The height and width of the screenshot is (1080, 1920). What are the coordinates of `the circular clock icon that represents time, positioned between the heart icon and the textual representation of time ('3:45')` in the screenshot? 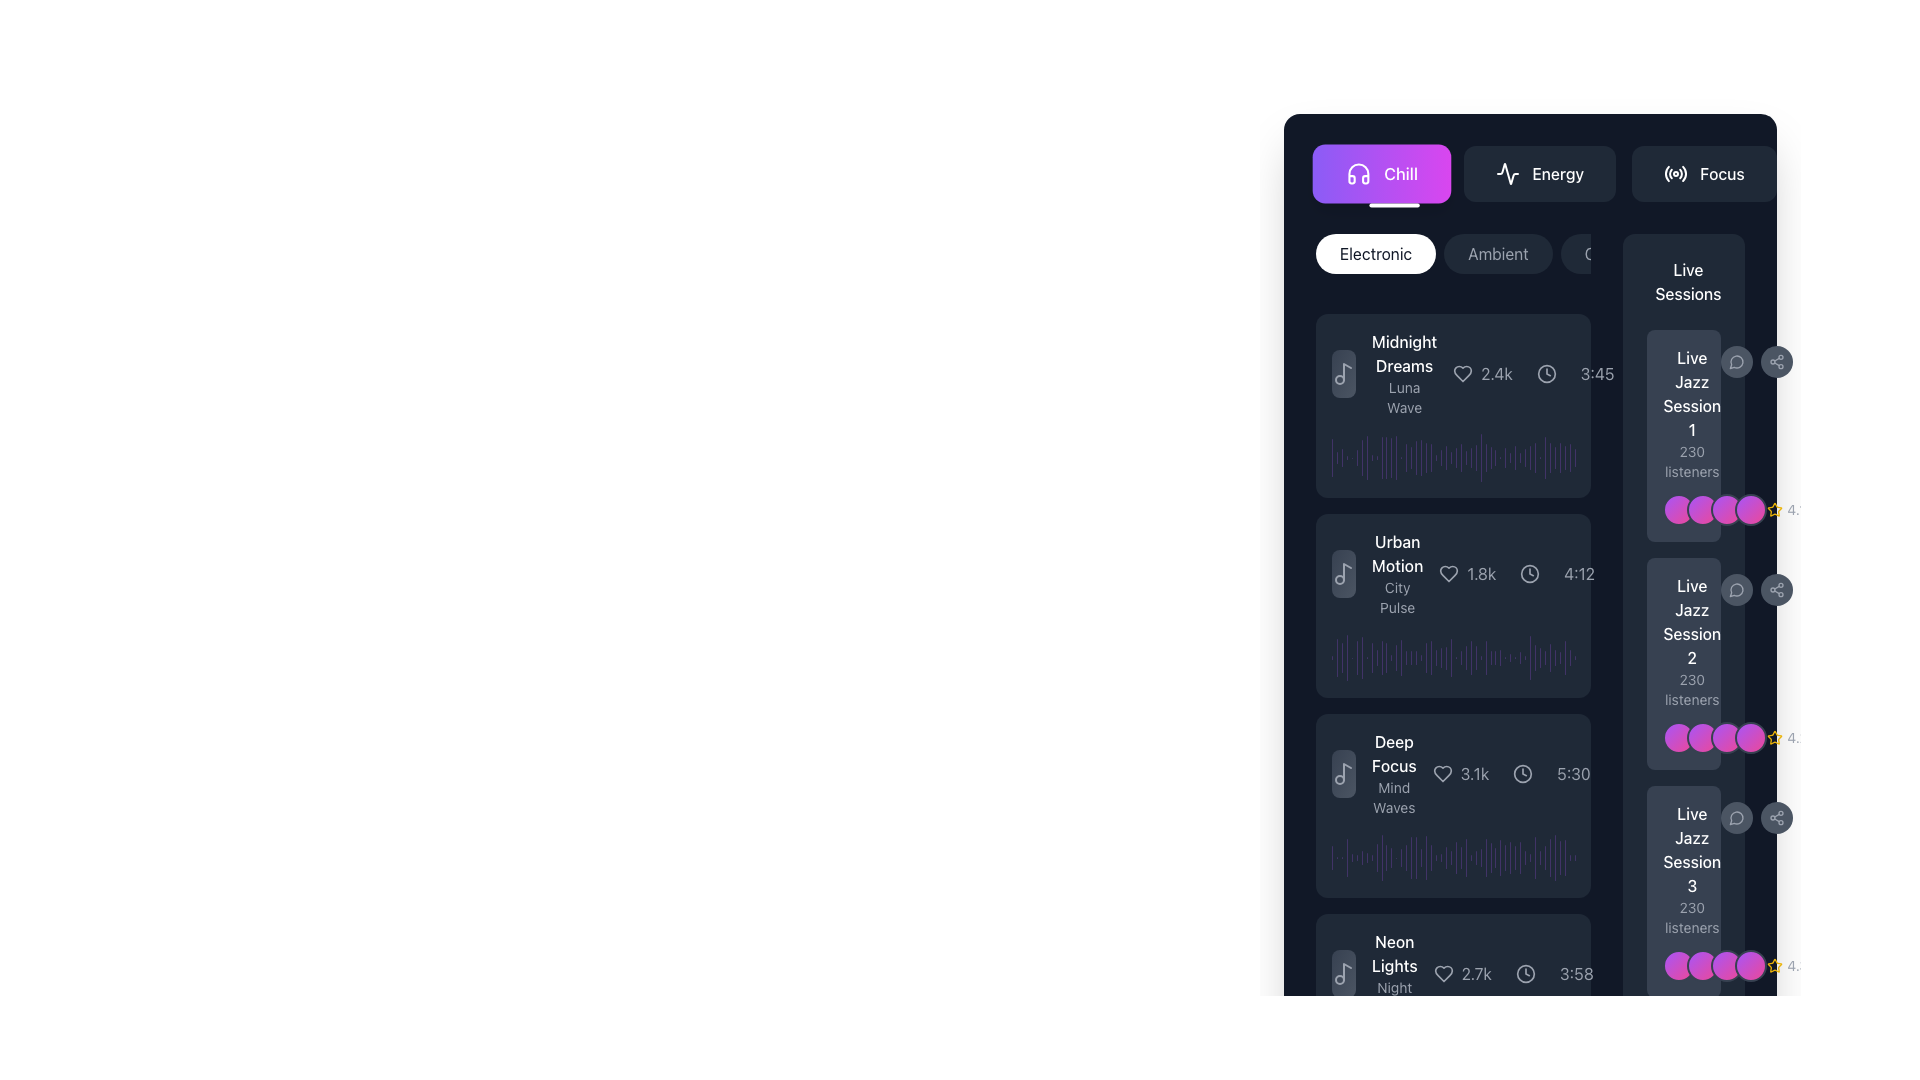 It's located at (1545, 374).